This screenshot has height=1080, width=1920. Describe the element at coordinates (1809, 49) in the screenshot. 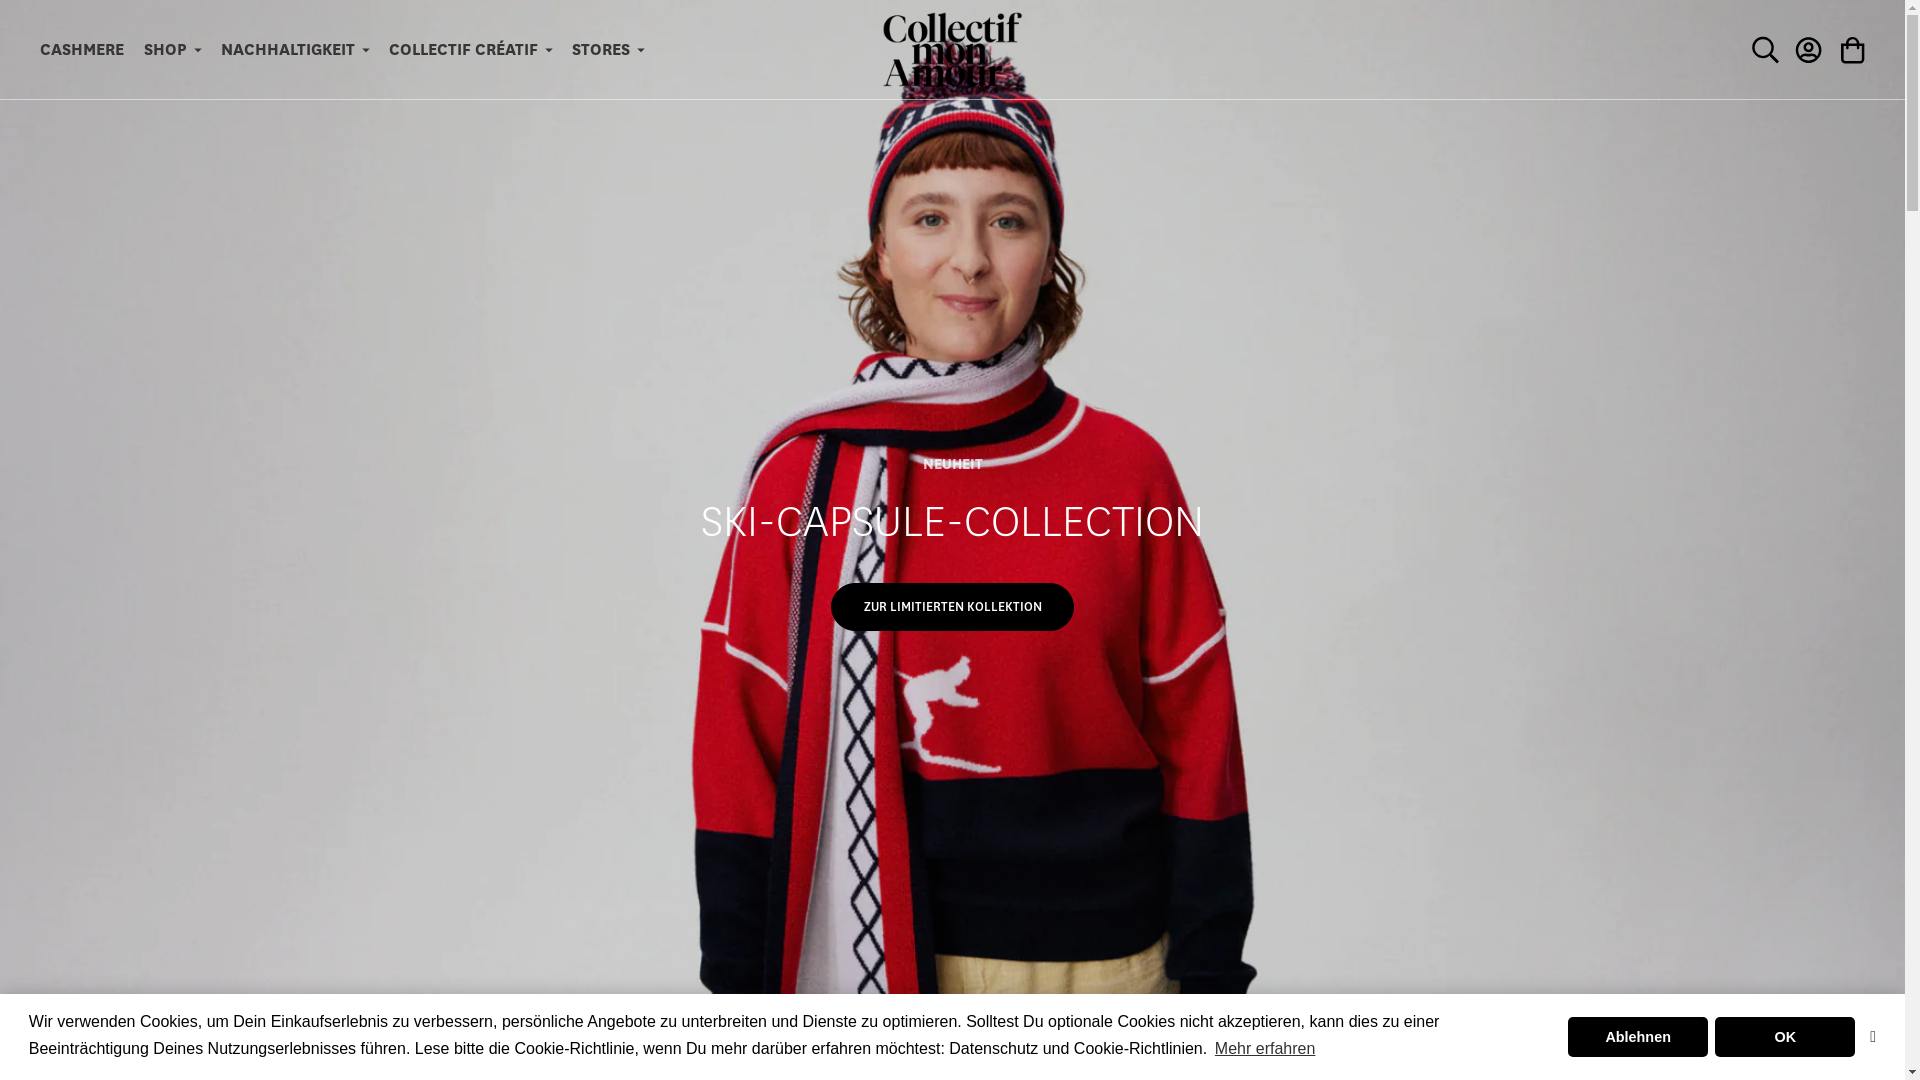

I see `'Konto'` at that location.